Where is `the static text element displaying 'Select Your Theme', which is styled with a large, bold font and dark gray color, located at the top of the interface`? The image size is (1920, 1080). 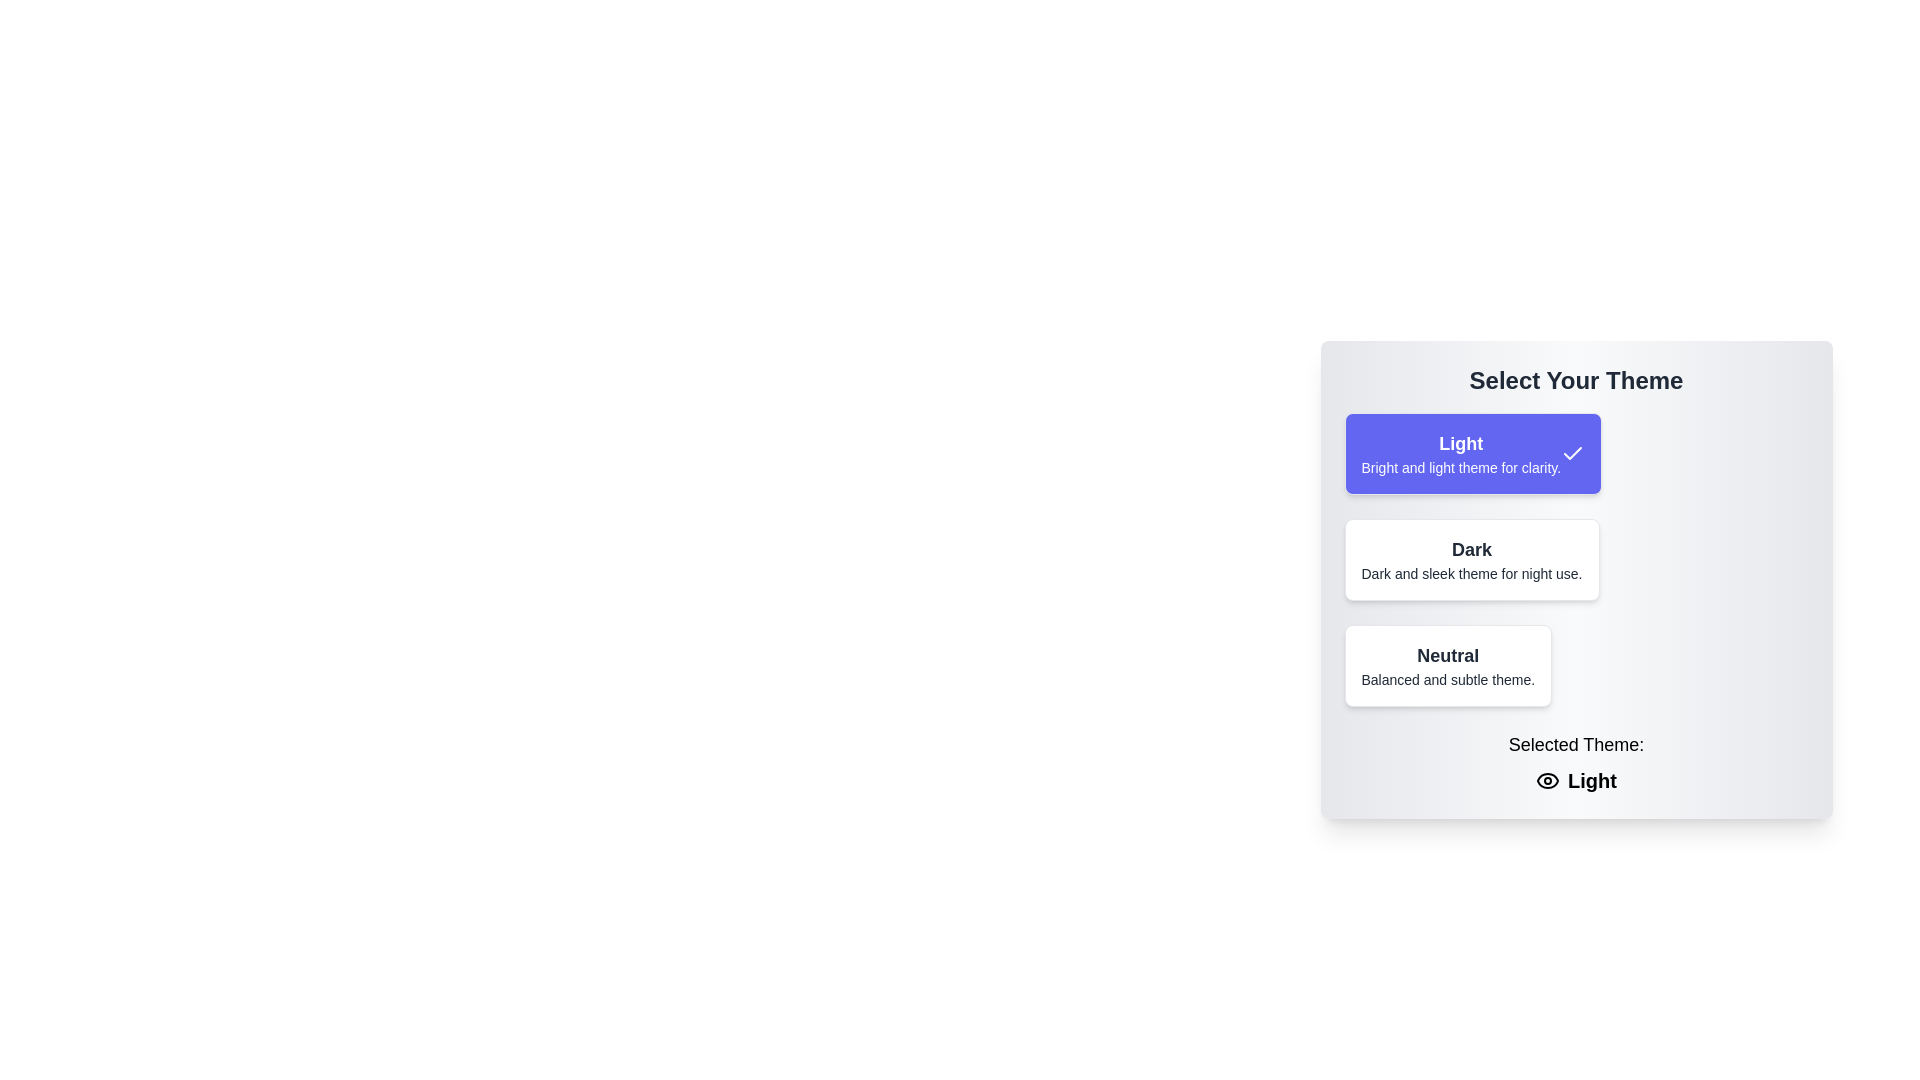
the static text element displaying 'Select Your Theme', which is styled with a large, bold font and dark gray color, located at the top of the interface is located at coordinates (1575, 381).